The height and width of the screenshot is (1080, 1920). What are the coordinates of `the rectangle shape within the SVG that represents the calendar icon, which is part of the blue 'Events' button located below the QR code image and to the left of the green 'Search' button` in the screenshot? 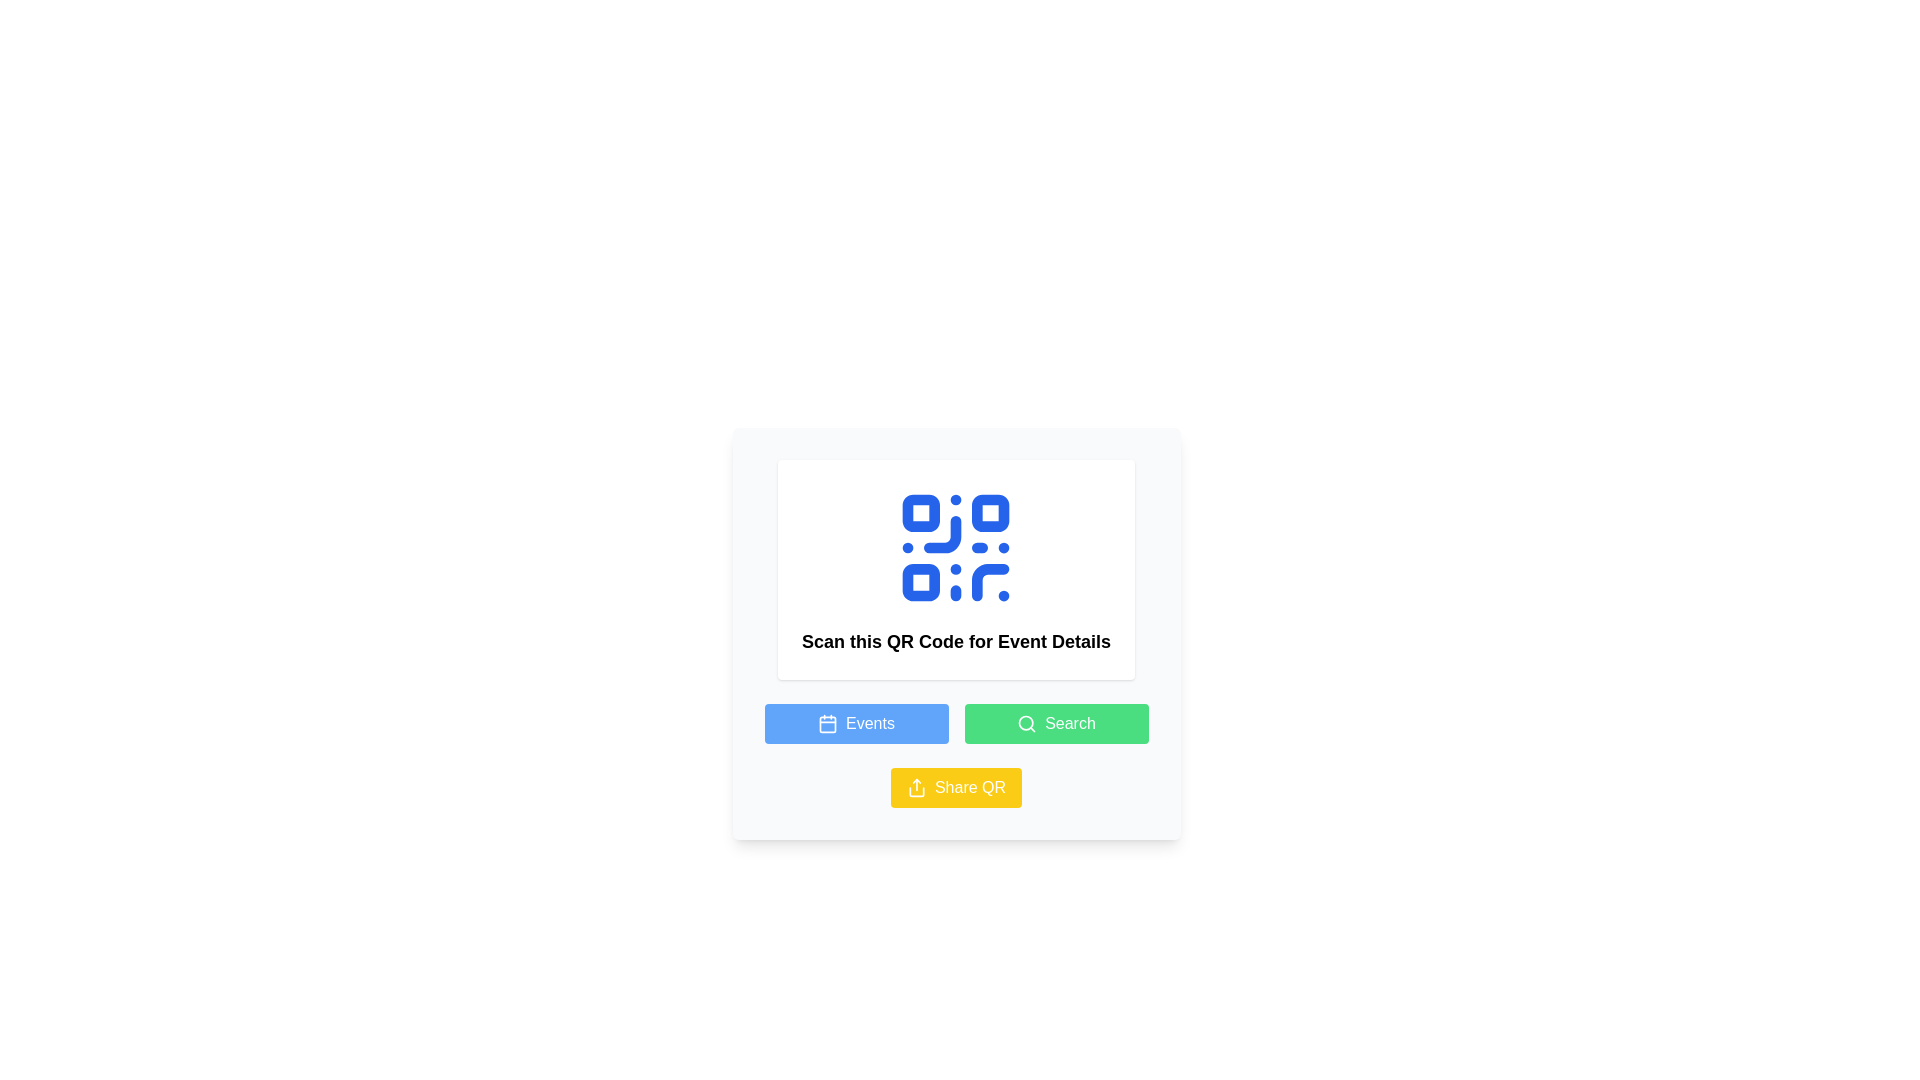 It's located at (828, 724).